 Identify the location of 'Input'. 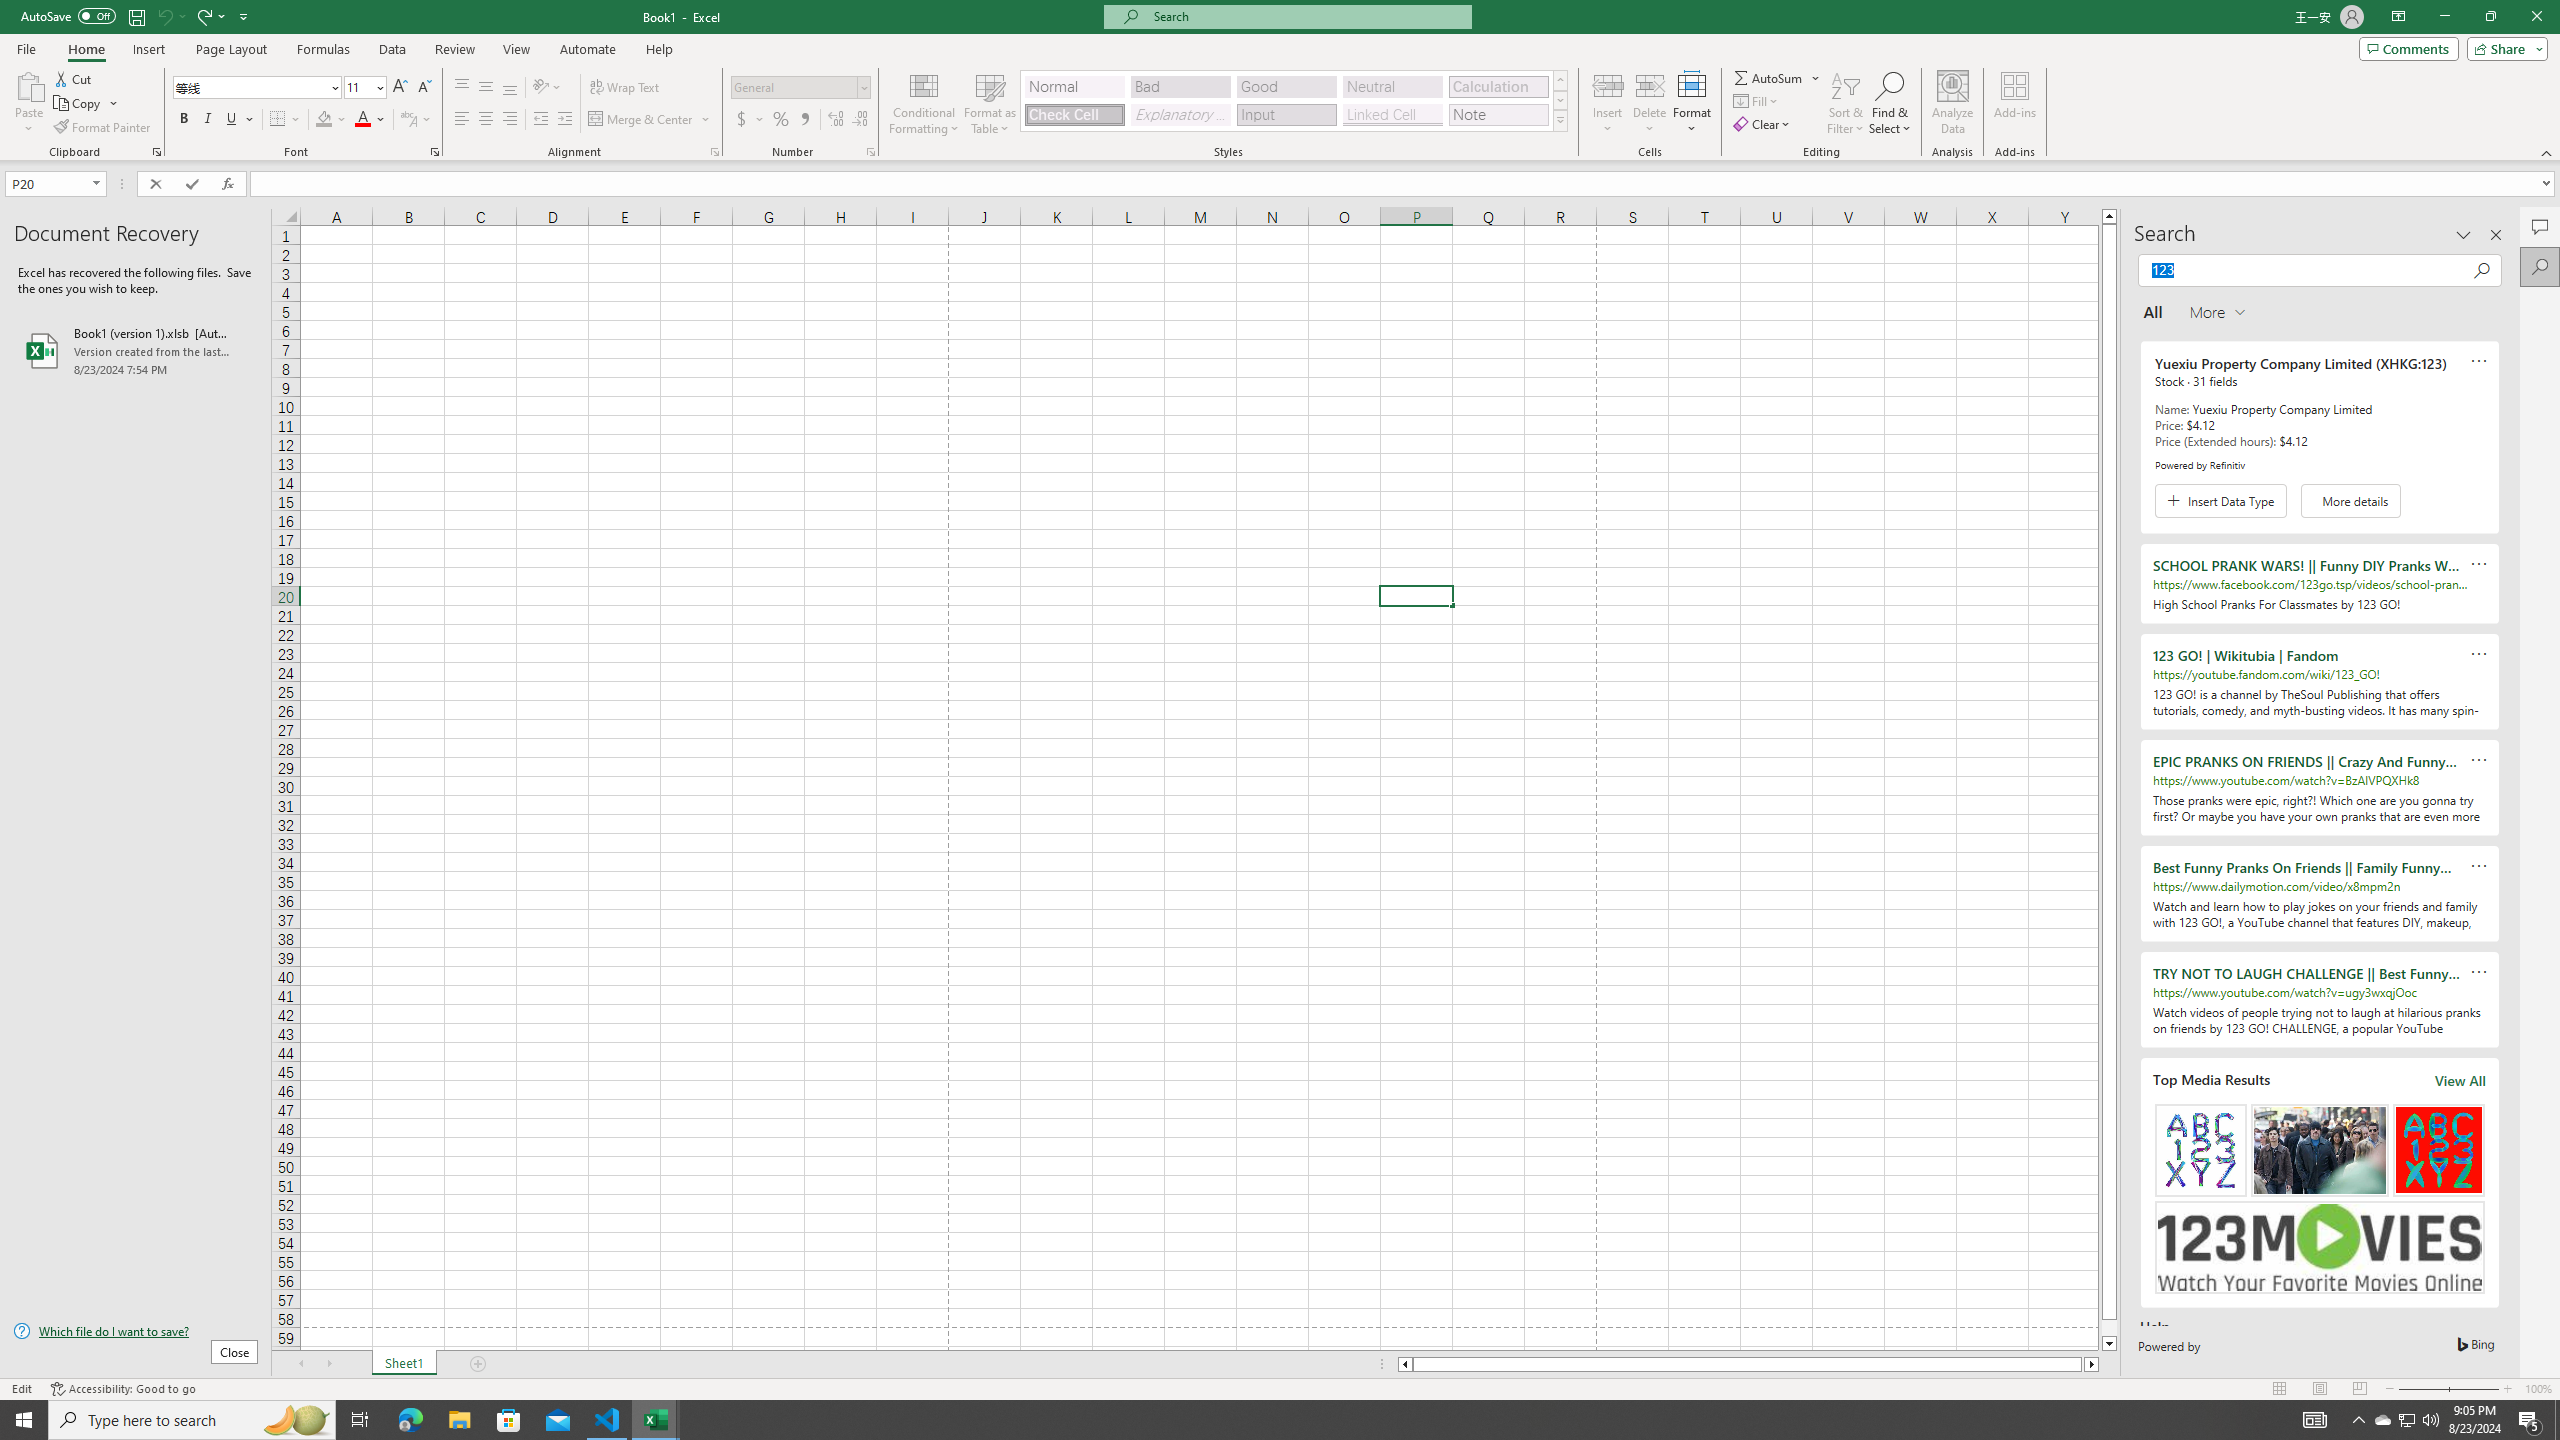
(1285, 114).